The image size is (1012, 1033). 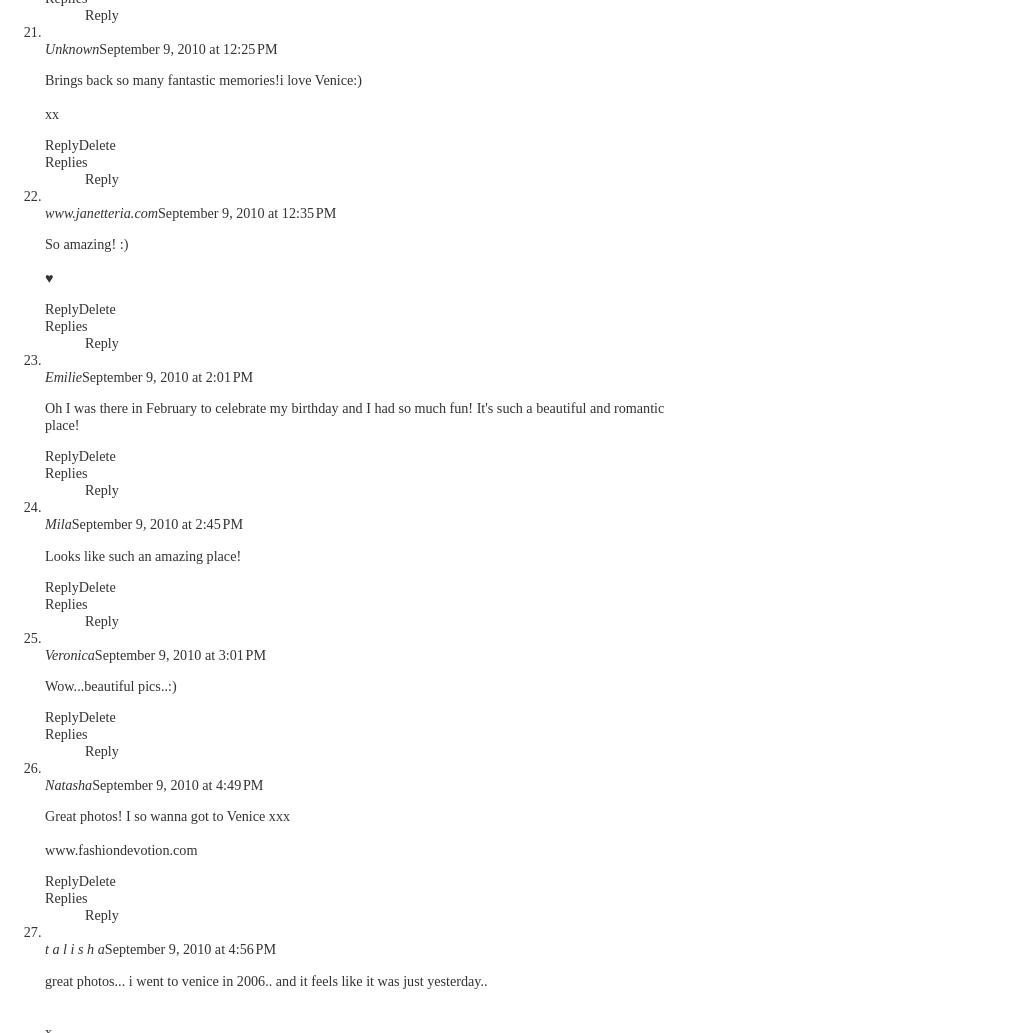 What do you see at coordinates (167, 815) in the screenshot?
I see `'Great photos! I so wanna got to Venice xxx'` at bounding box center [167, 815].